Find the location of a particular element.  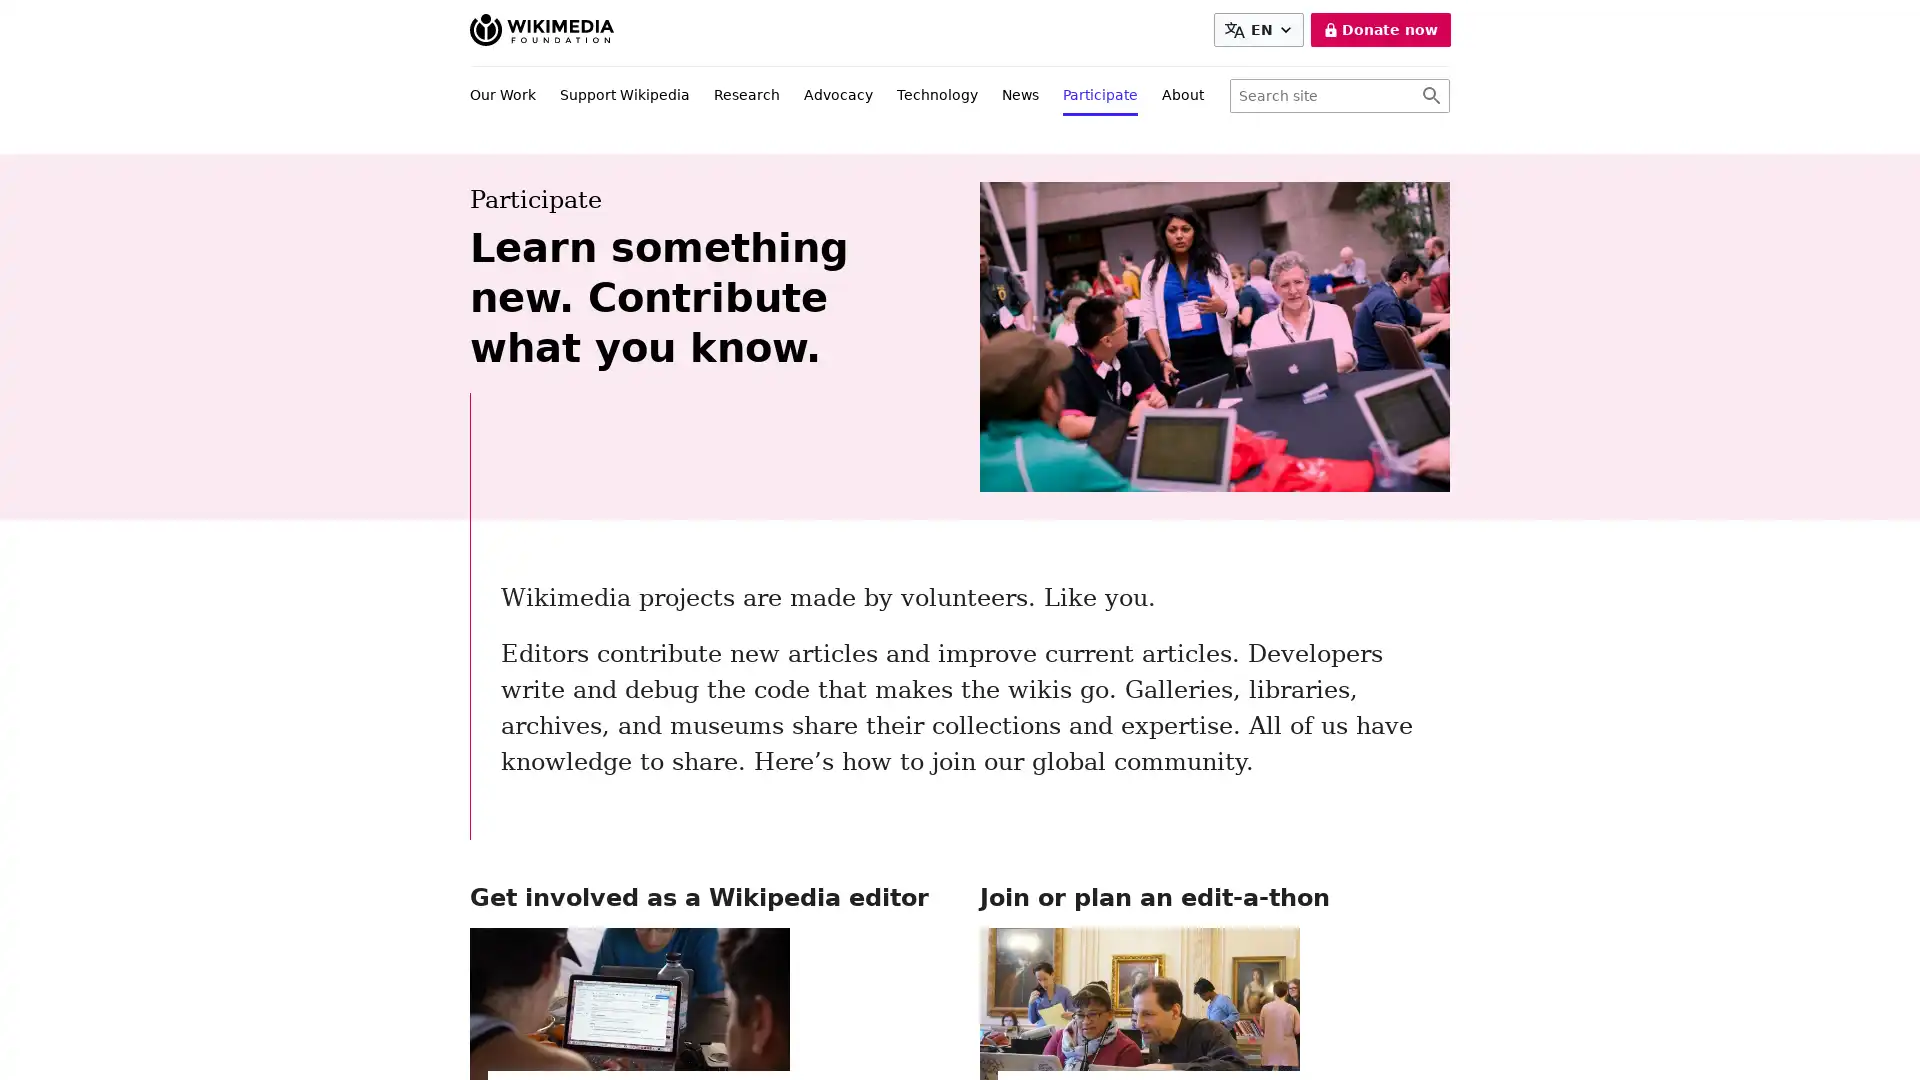

Search is located at coordinates (1430, 96).